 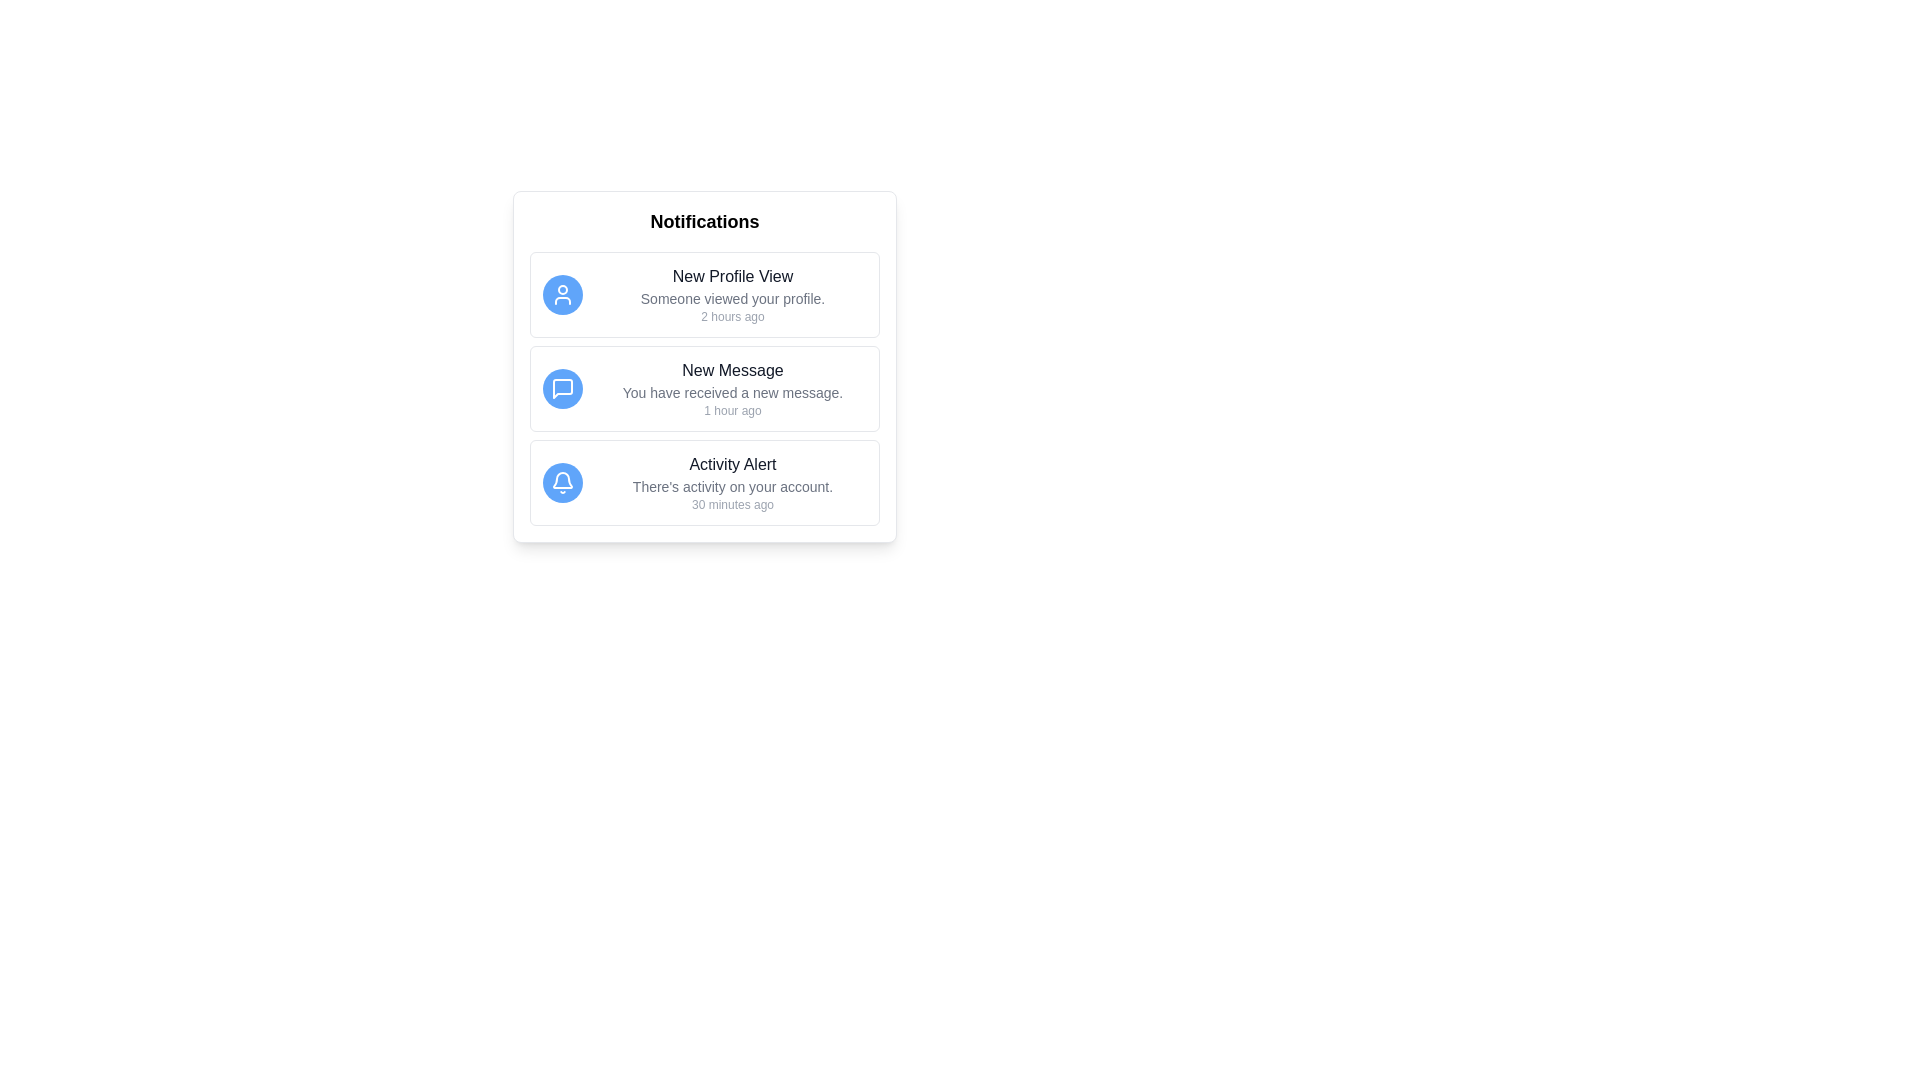 What do you see at coordinates (561, 482) in the screenshot?
I see `the bell icon button located at the left side of the 'Activity Alert' notification row` at bounding box center [561, 482].